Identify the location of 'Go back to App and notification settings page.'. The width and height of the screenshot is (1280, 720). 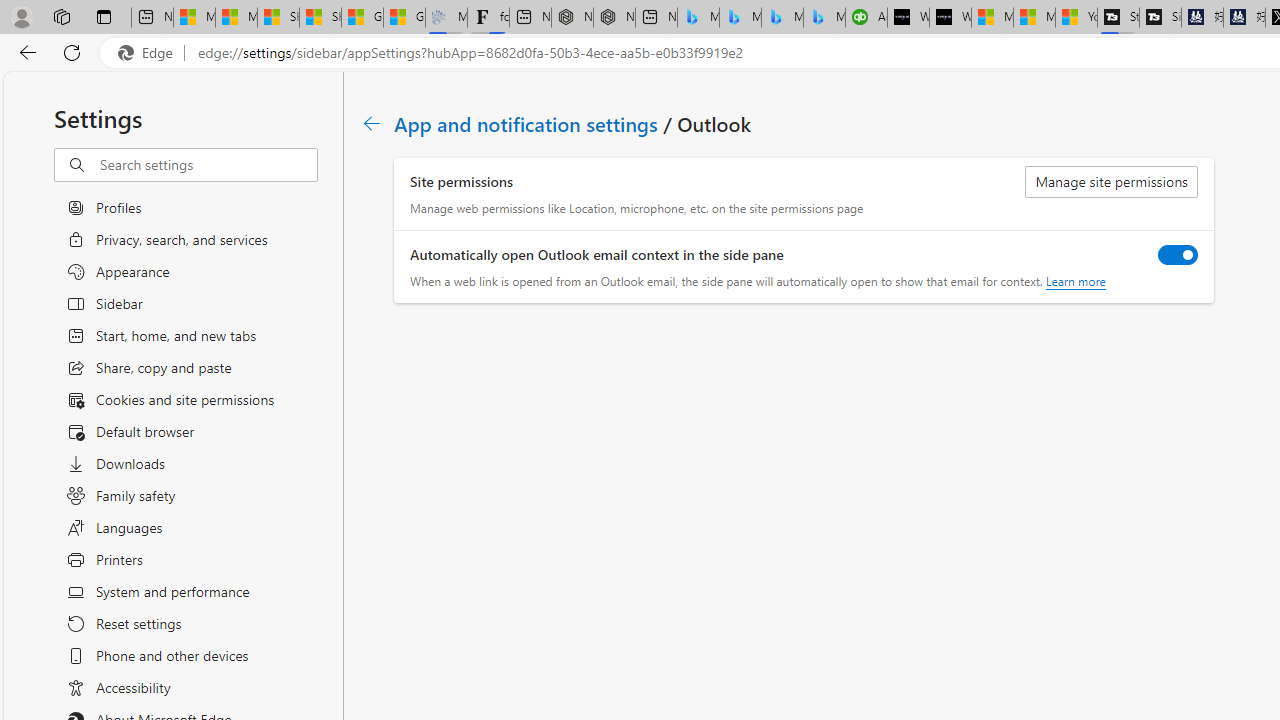
(372, 123).